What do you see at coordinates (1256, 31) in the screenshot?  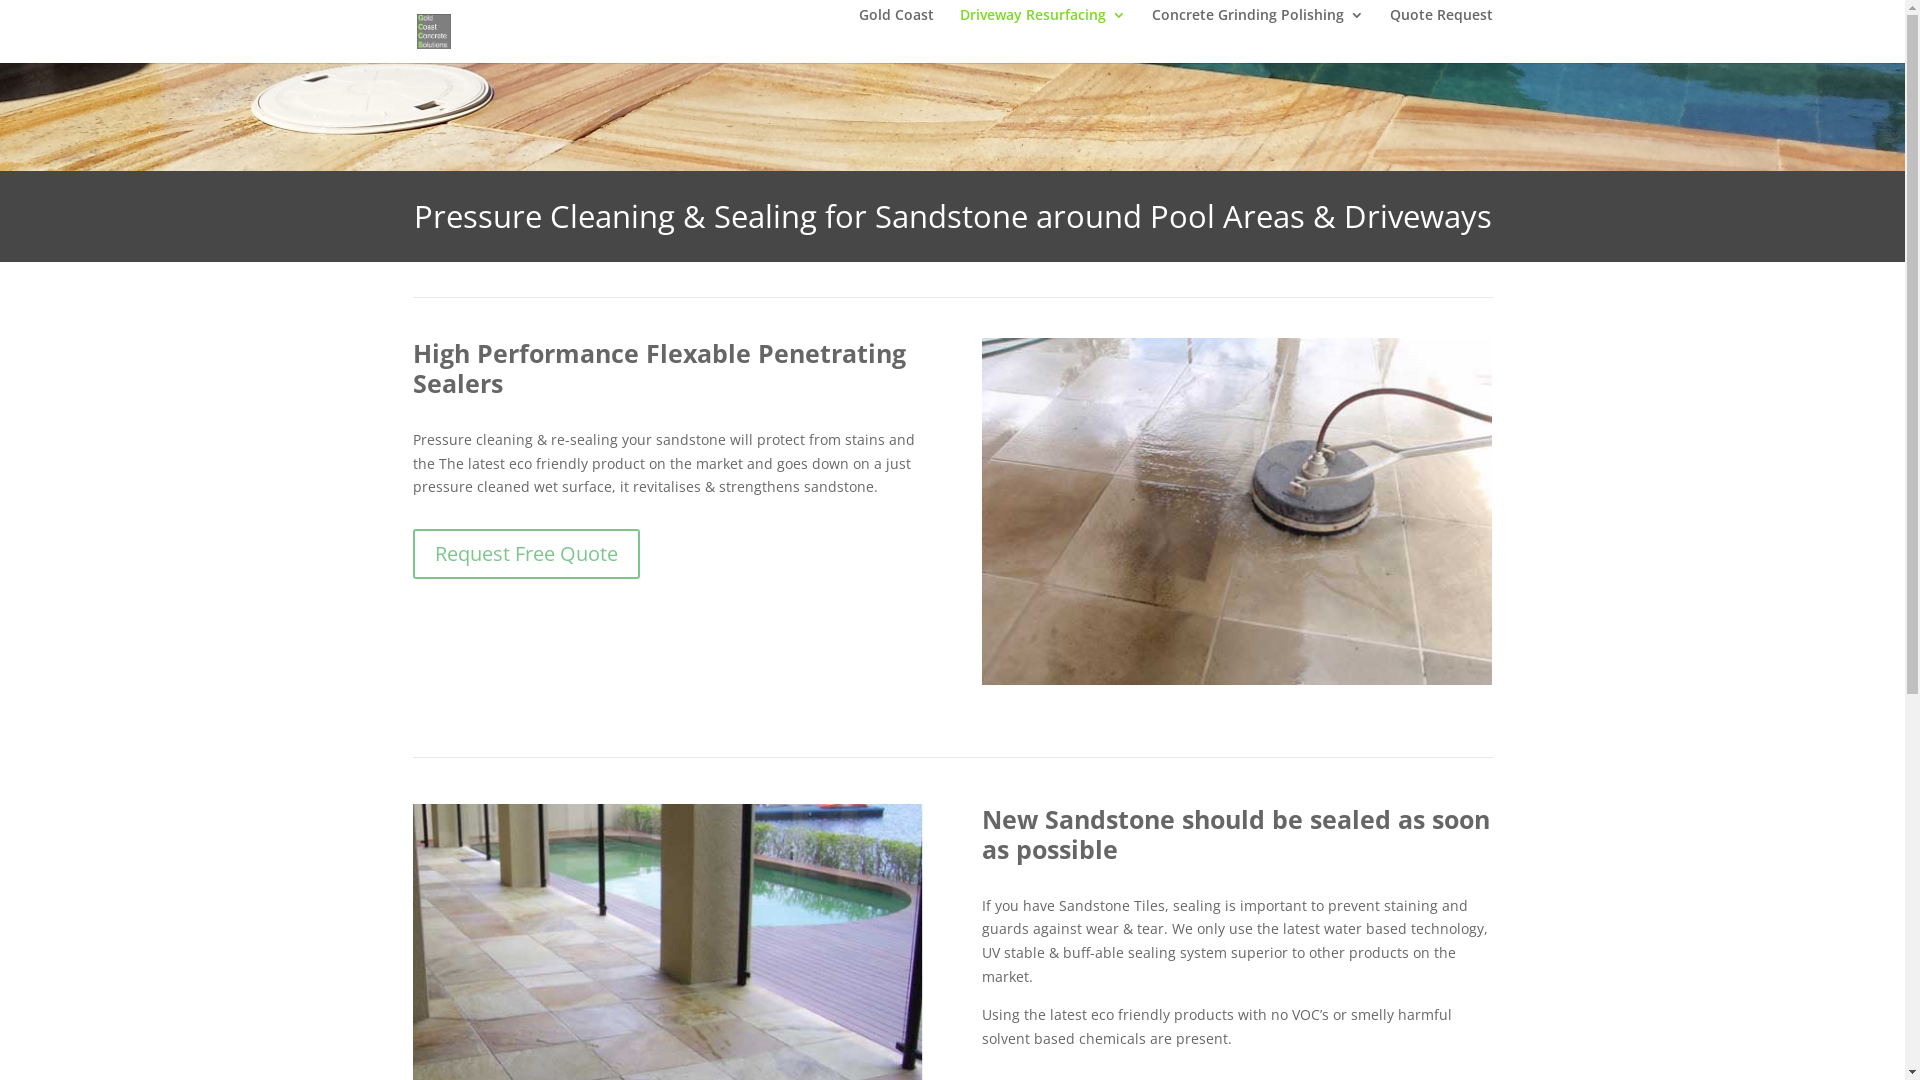 I see `'Concrete Grinding Polishing'` at bounding box center [1256, 31].